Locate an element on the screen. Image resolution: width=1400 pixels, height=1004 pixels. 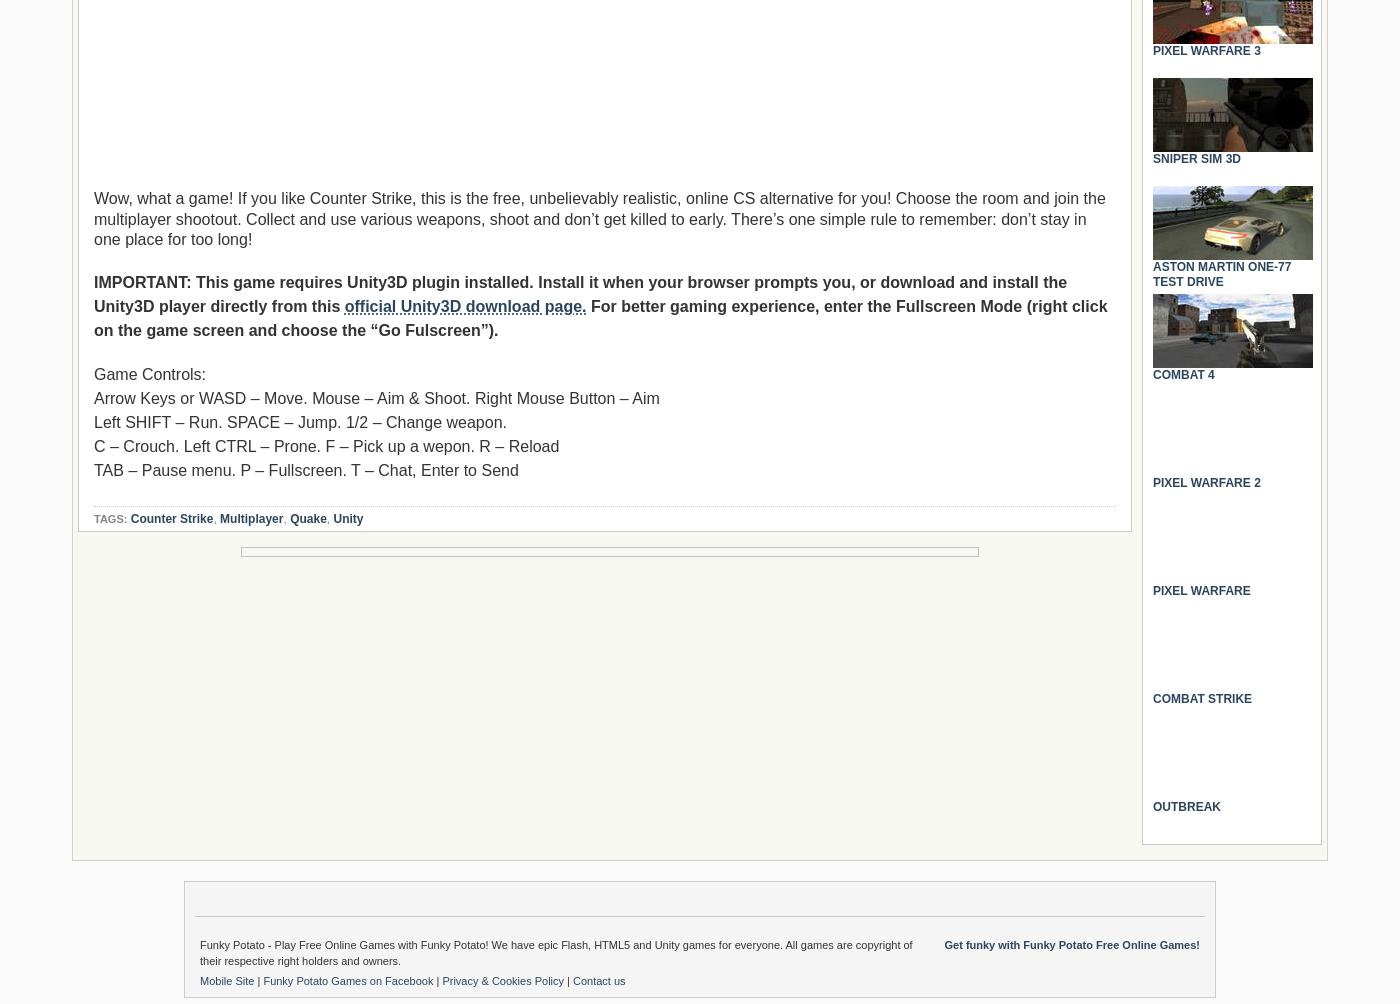
'Privacy & Cookies Policy' is located at coordinates (441, 980).